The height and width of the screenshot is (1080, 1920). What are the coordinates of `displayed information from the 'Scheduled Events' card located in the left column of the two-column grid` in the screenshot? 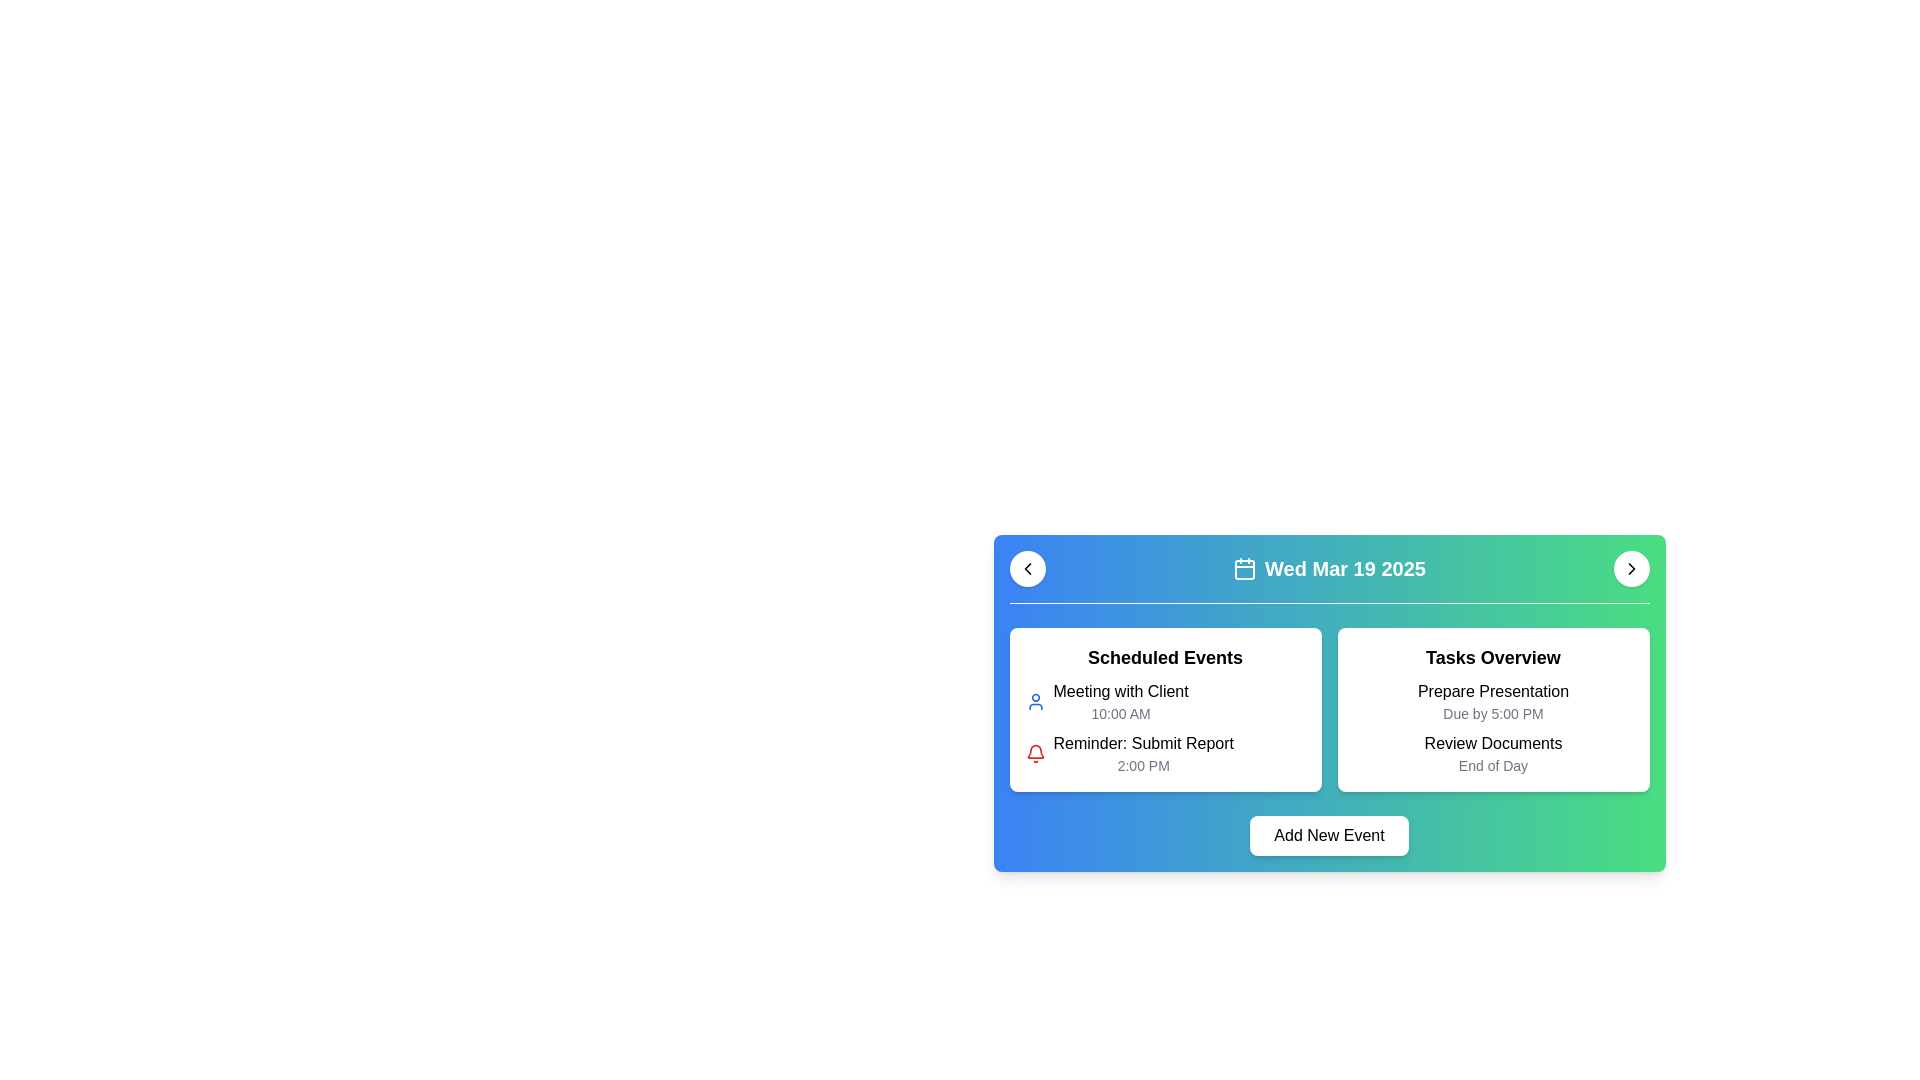 It's located at (1165, 708).